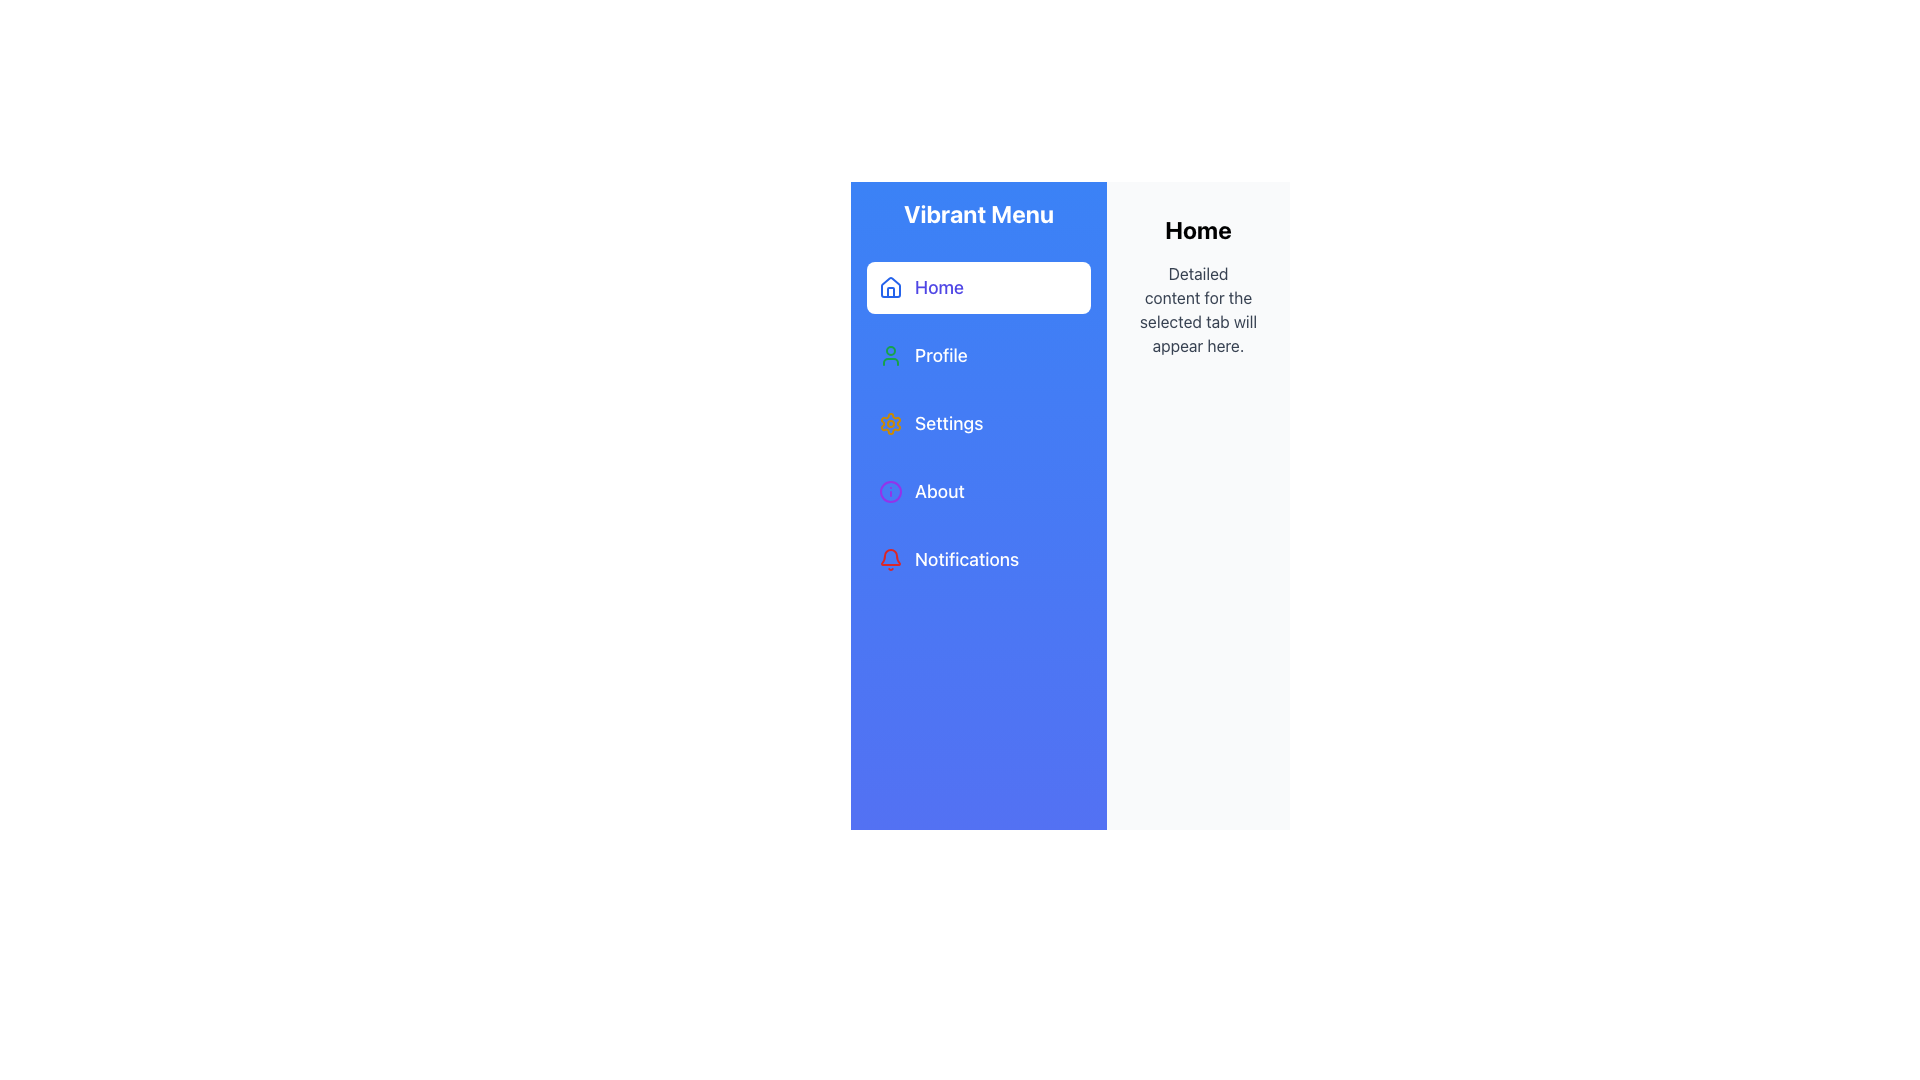 The width and height of the screenshot is (1920, 1080). Describe the element at coordinates (890, 354) in the screenshot. I see `the Profile menu item icon located to the left of the text 'Profile' in the sidebar` at that location.